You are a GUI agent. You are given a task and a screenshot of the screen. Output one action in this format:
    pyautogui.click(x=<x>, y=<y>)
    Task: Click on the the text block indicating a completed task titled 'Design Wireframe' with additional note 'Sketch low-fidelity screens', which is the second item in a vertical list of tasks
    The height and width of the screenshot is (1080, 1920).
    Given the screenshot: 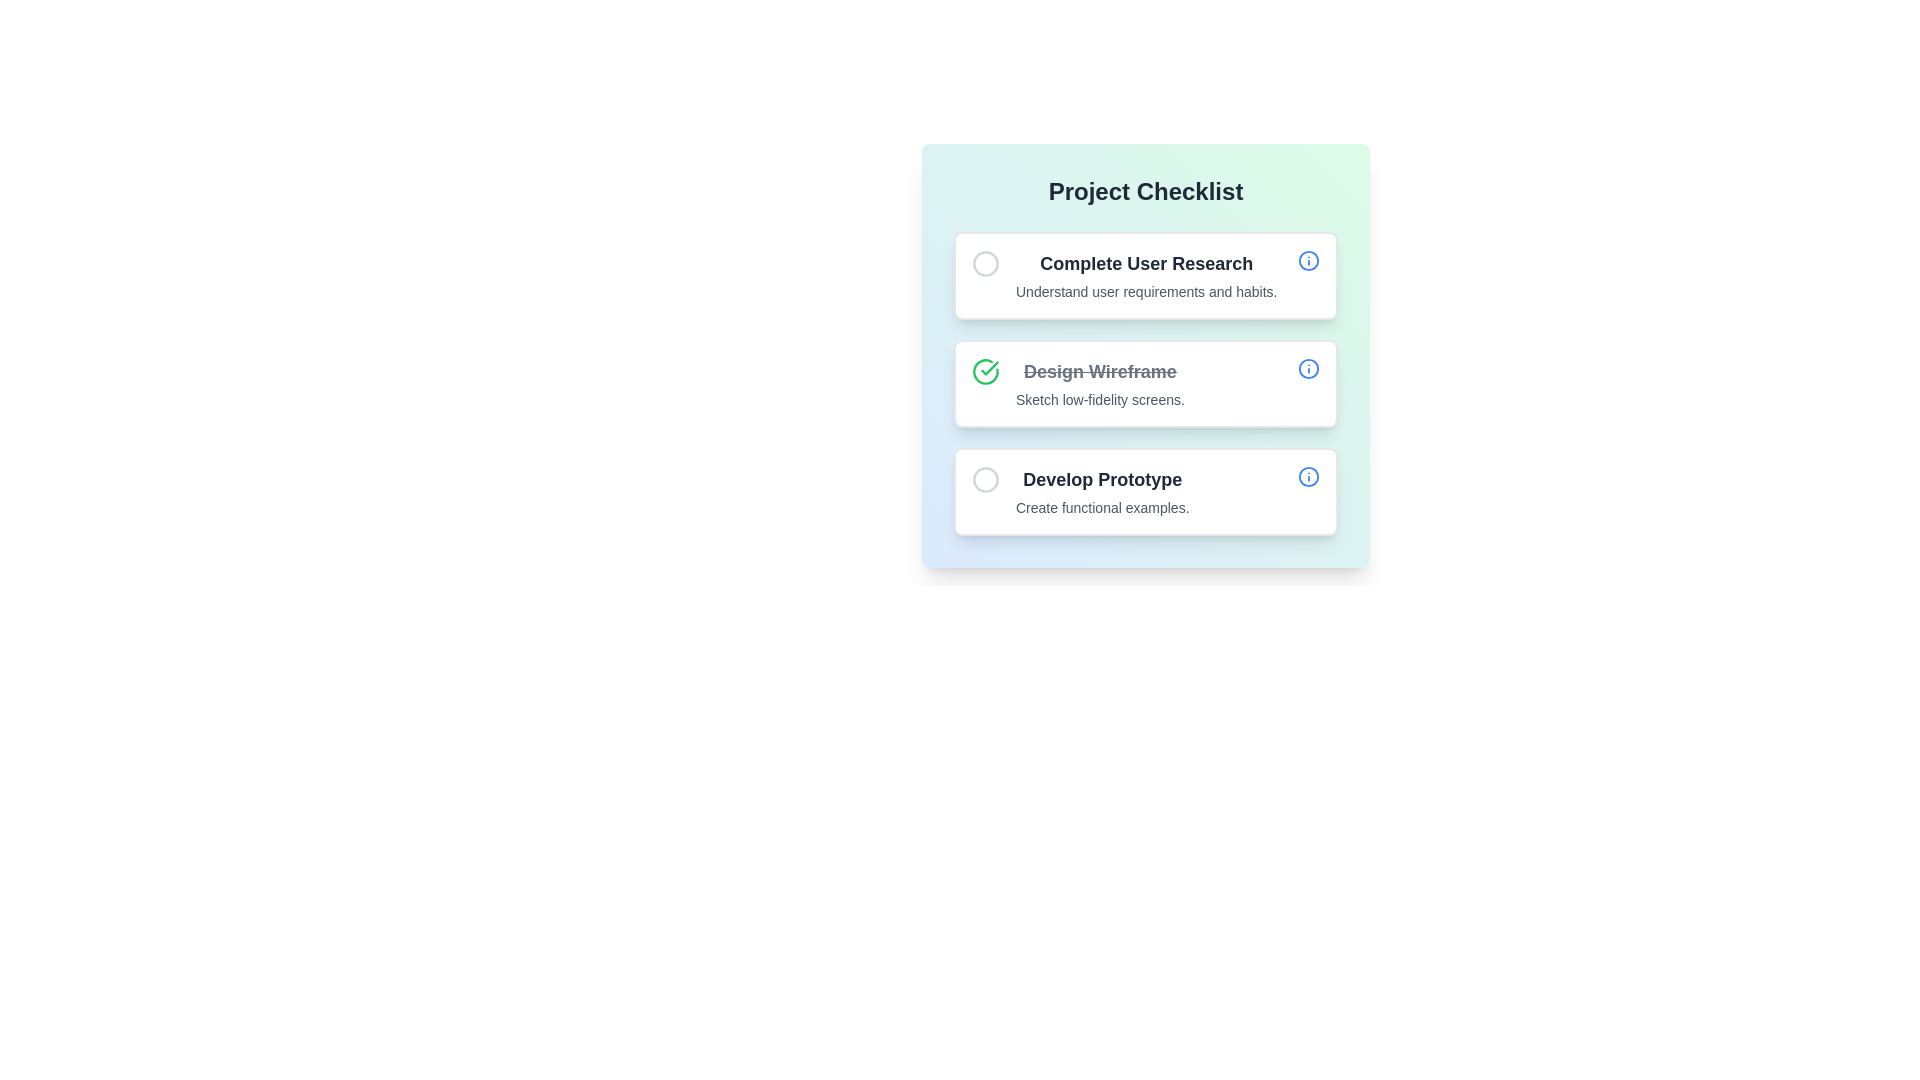 What is the action you would take?
    pyautogui.click(x=1099, y=384)
    